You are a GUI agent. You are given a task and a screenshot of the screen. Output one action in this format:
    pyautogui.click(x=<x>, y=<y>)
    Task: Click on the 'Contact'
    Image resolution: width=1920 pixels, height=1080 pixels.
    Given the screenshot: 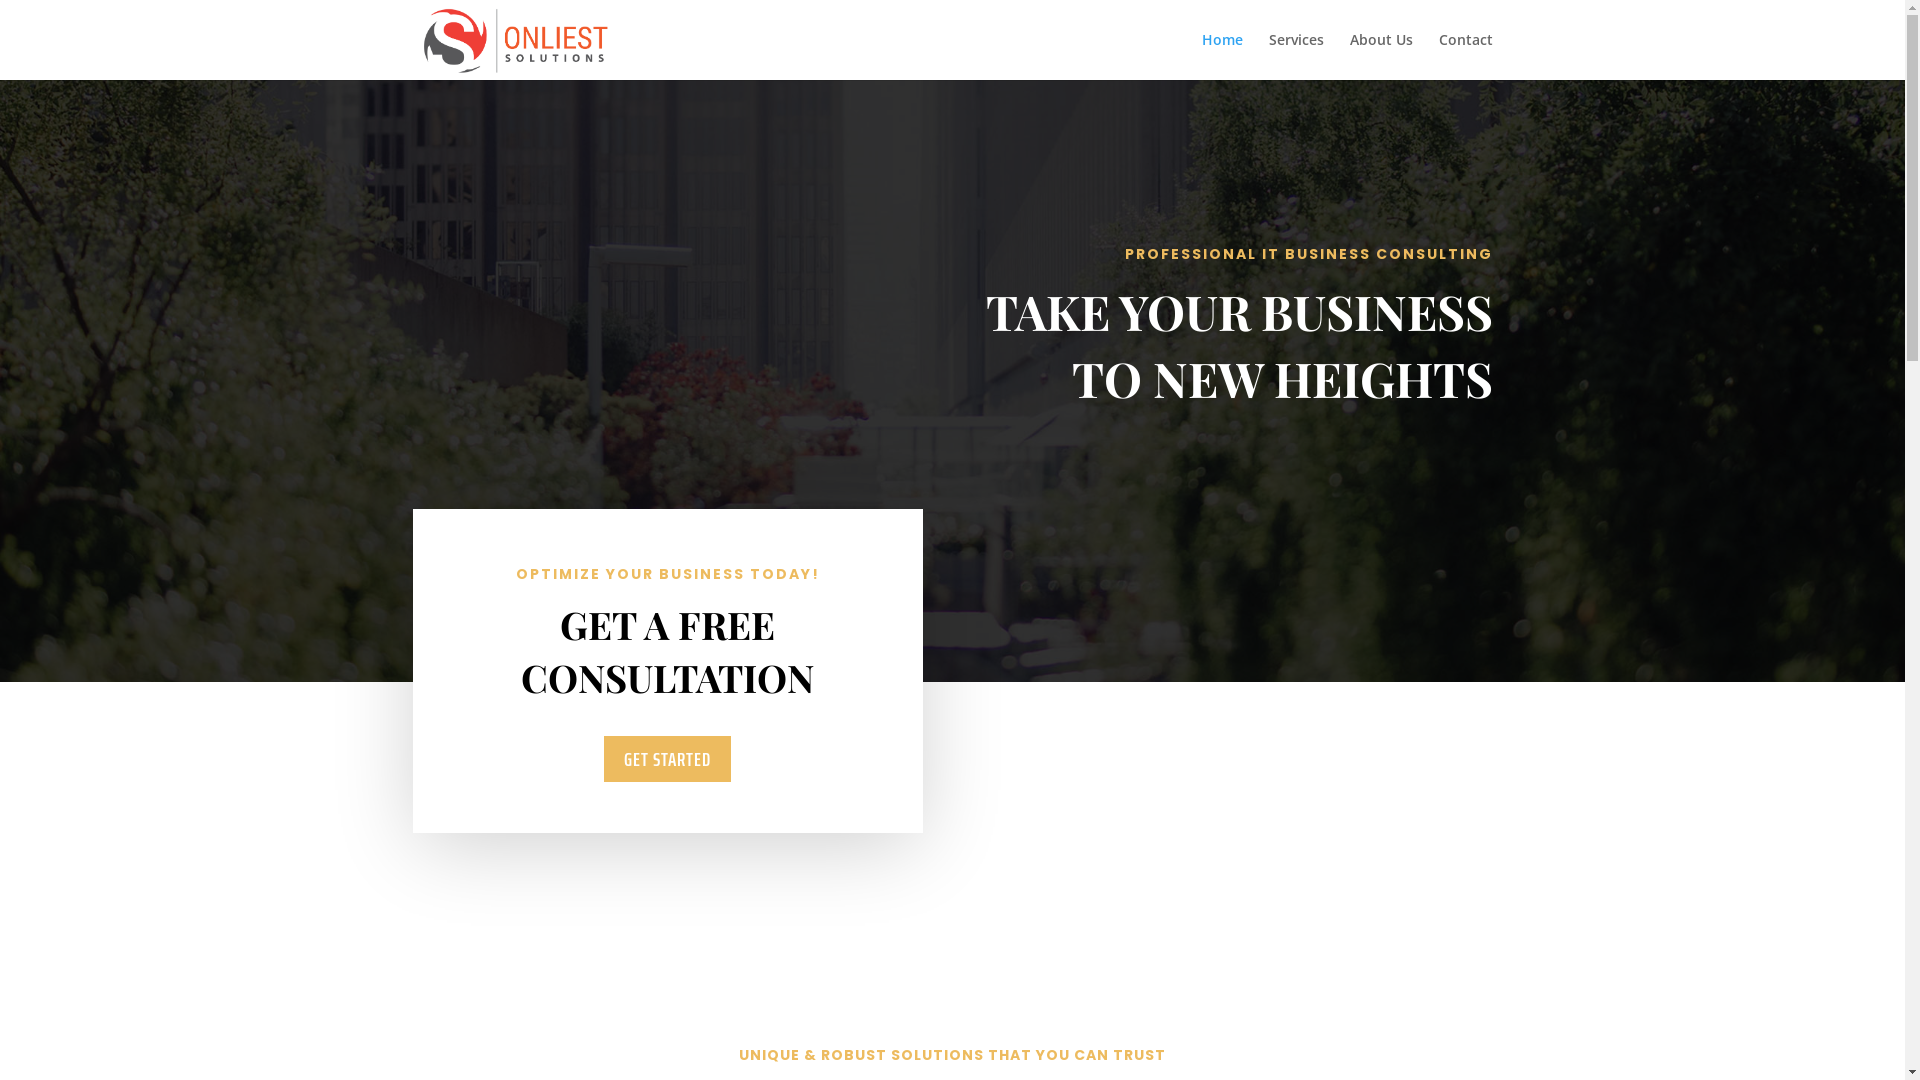 What is the action you would take?
    pyautogui.click(x=1464, y=55)
    